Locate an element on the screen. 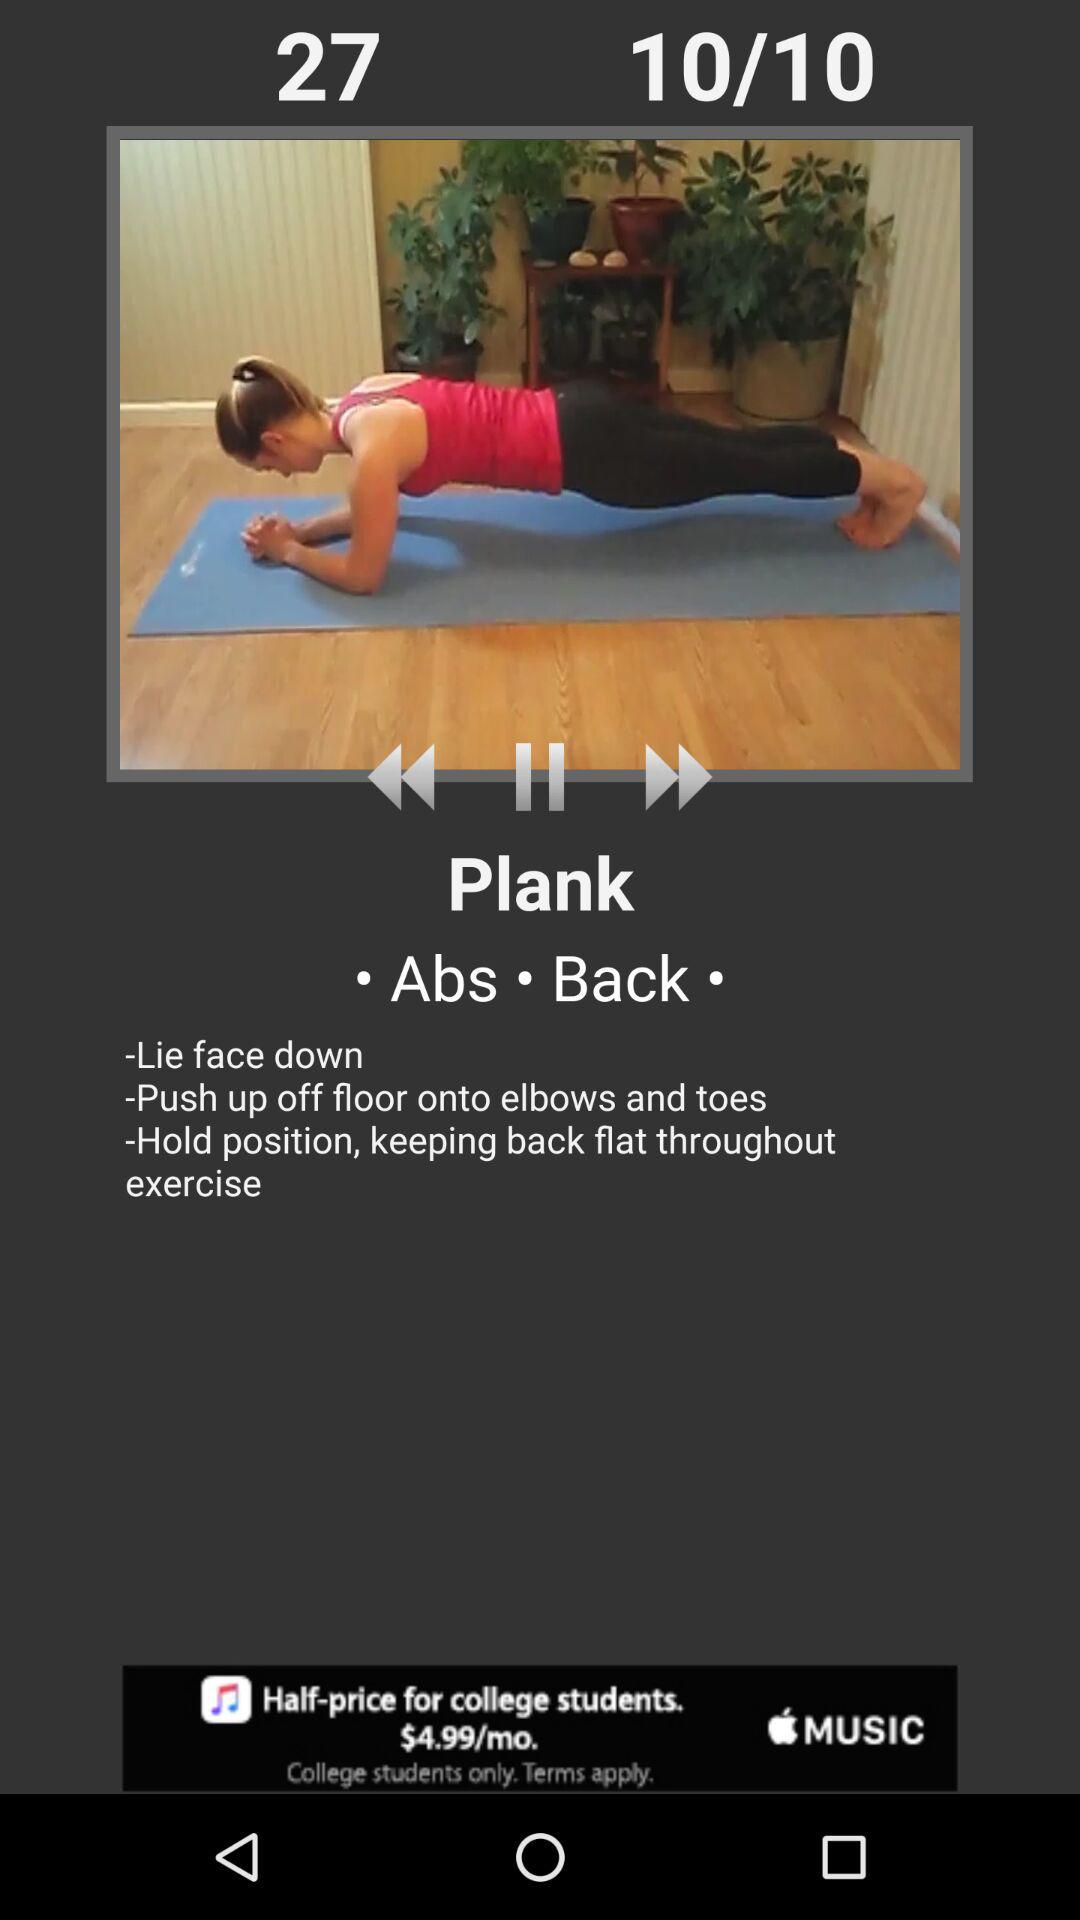  next is located at coordinates (671, 776).